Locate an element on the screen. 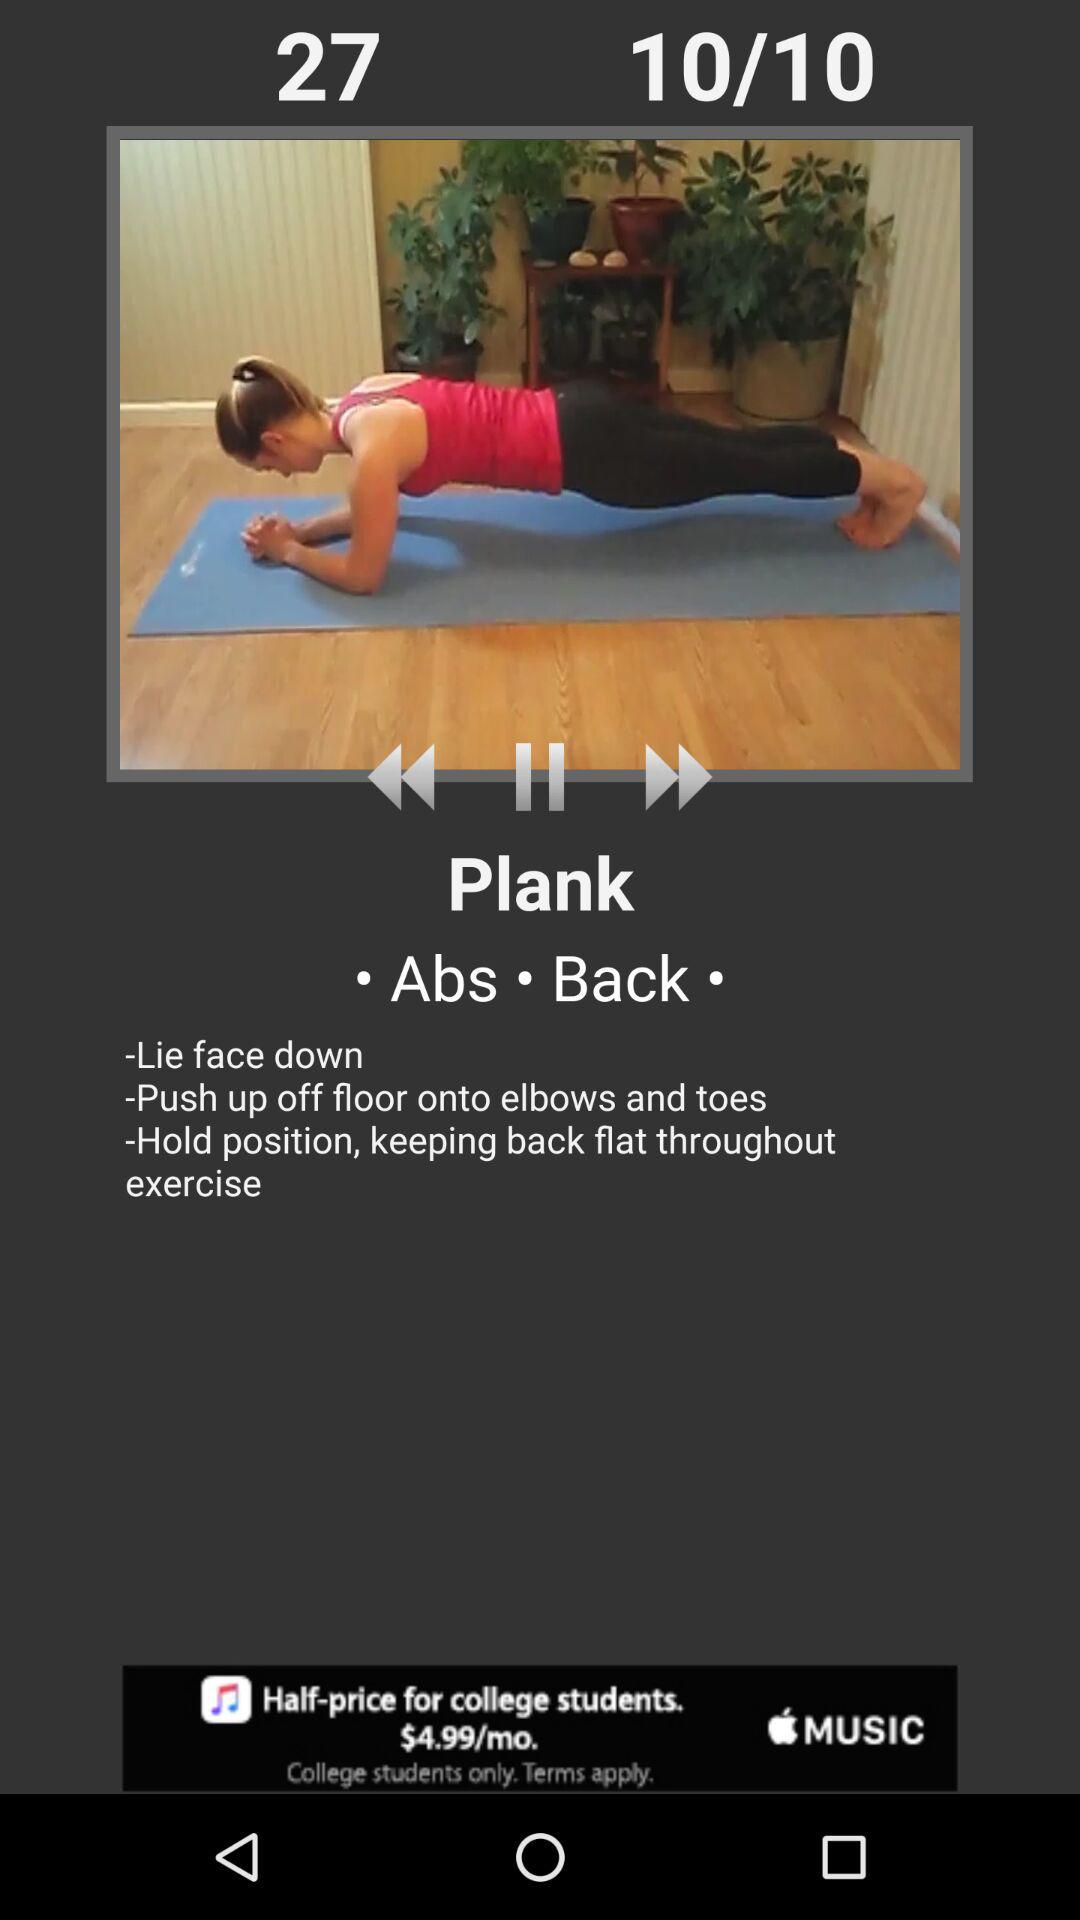  next is located at coordinates (671, 776).